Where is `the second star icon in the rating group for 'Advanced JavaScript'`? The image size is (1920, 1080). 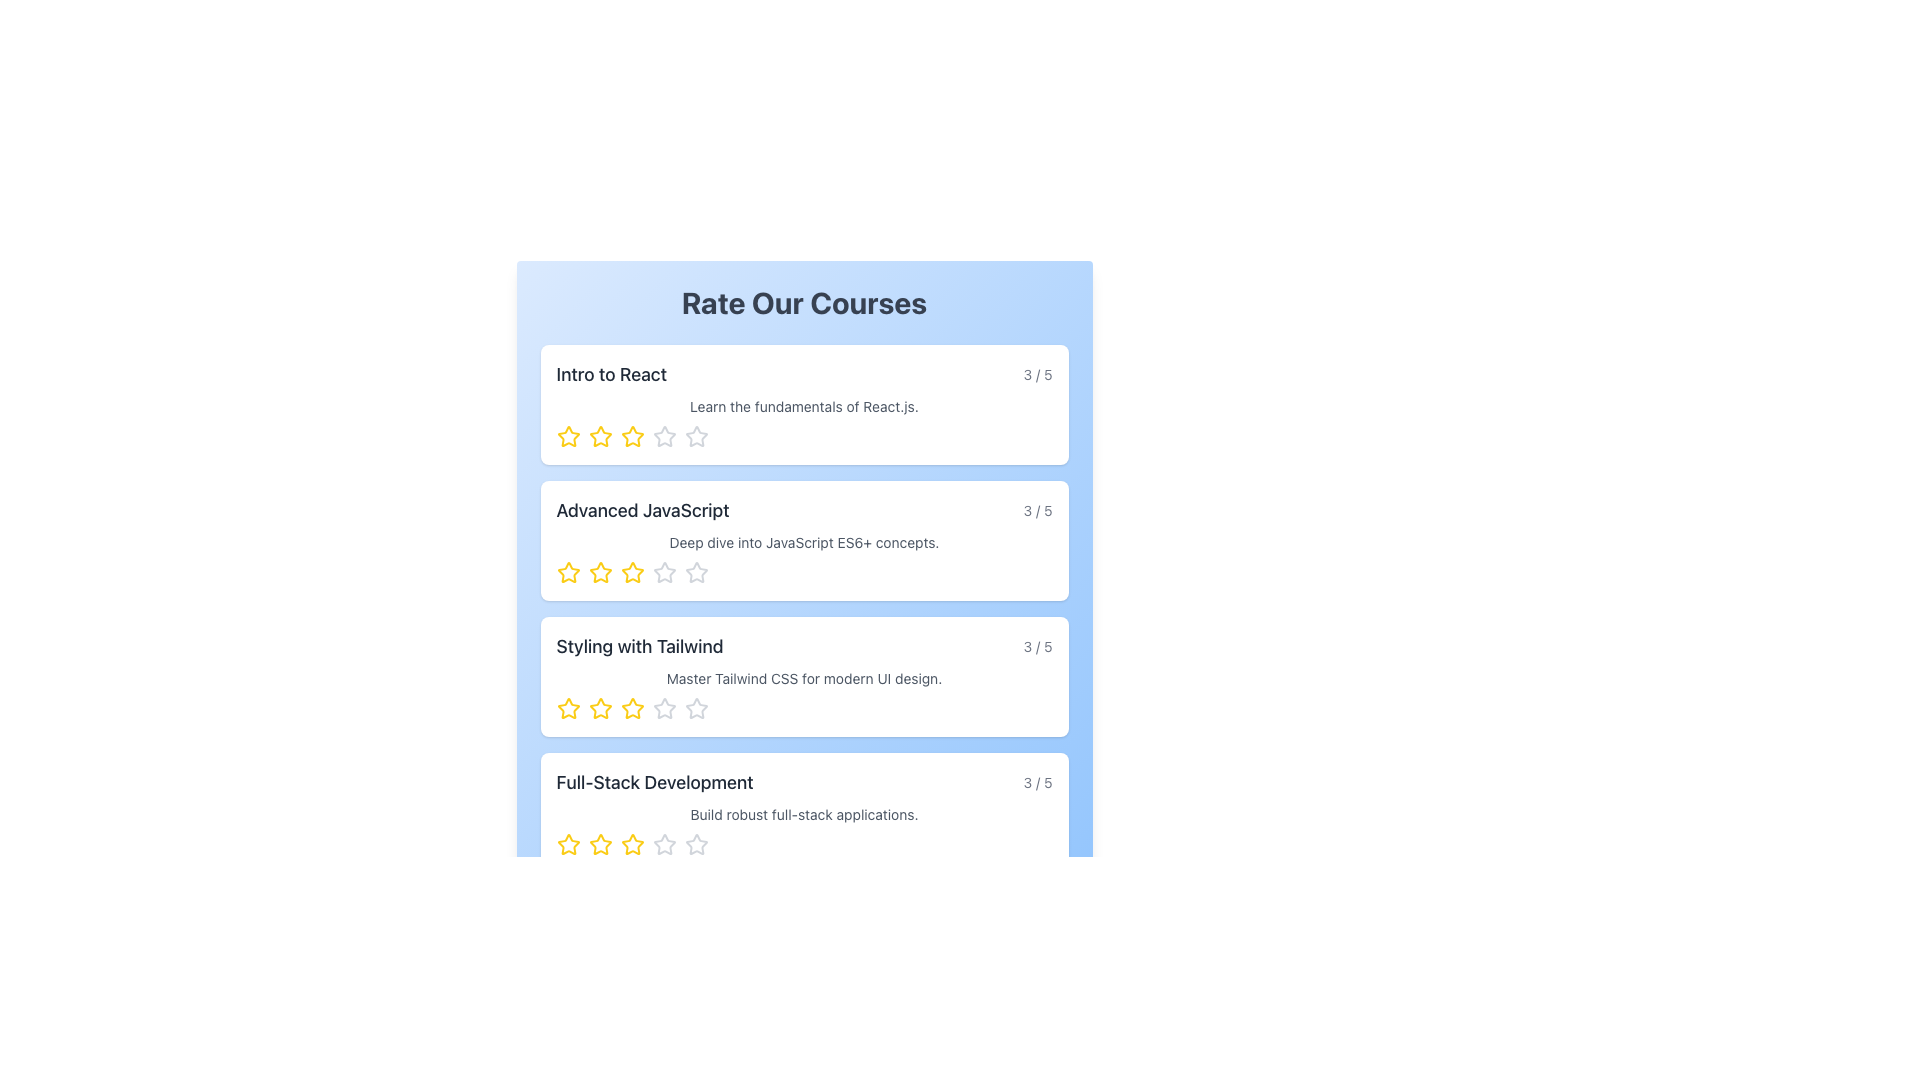
the second star icon in the rating group for 'Advanced JavaScript' is located at coordinates (599, 573).